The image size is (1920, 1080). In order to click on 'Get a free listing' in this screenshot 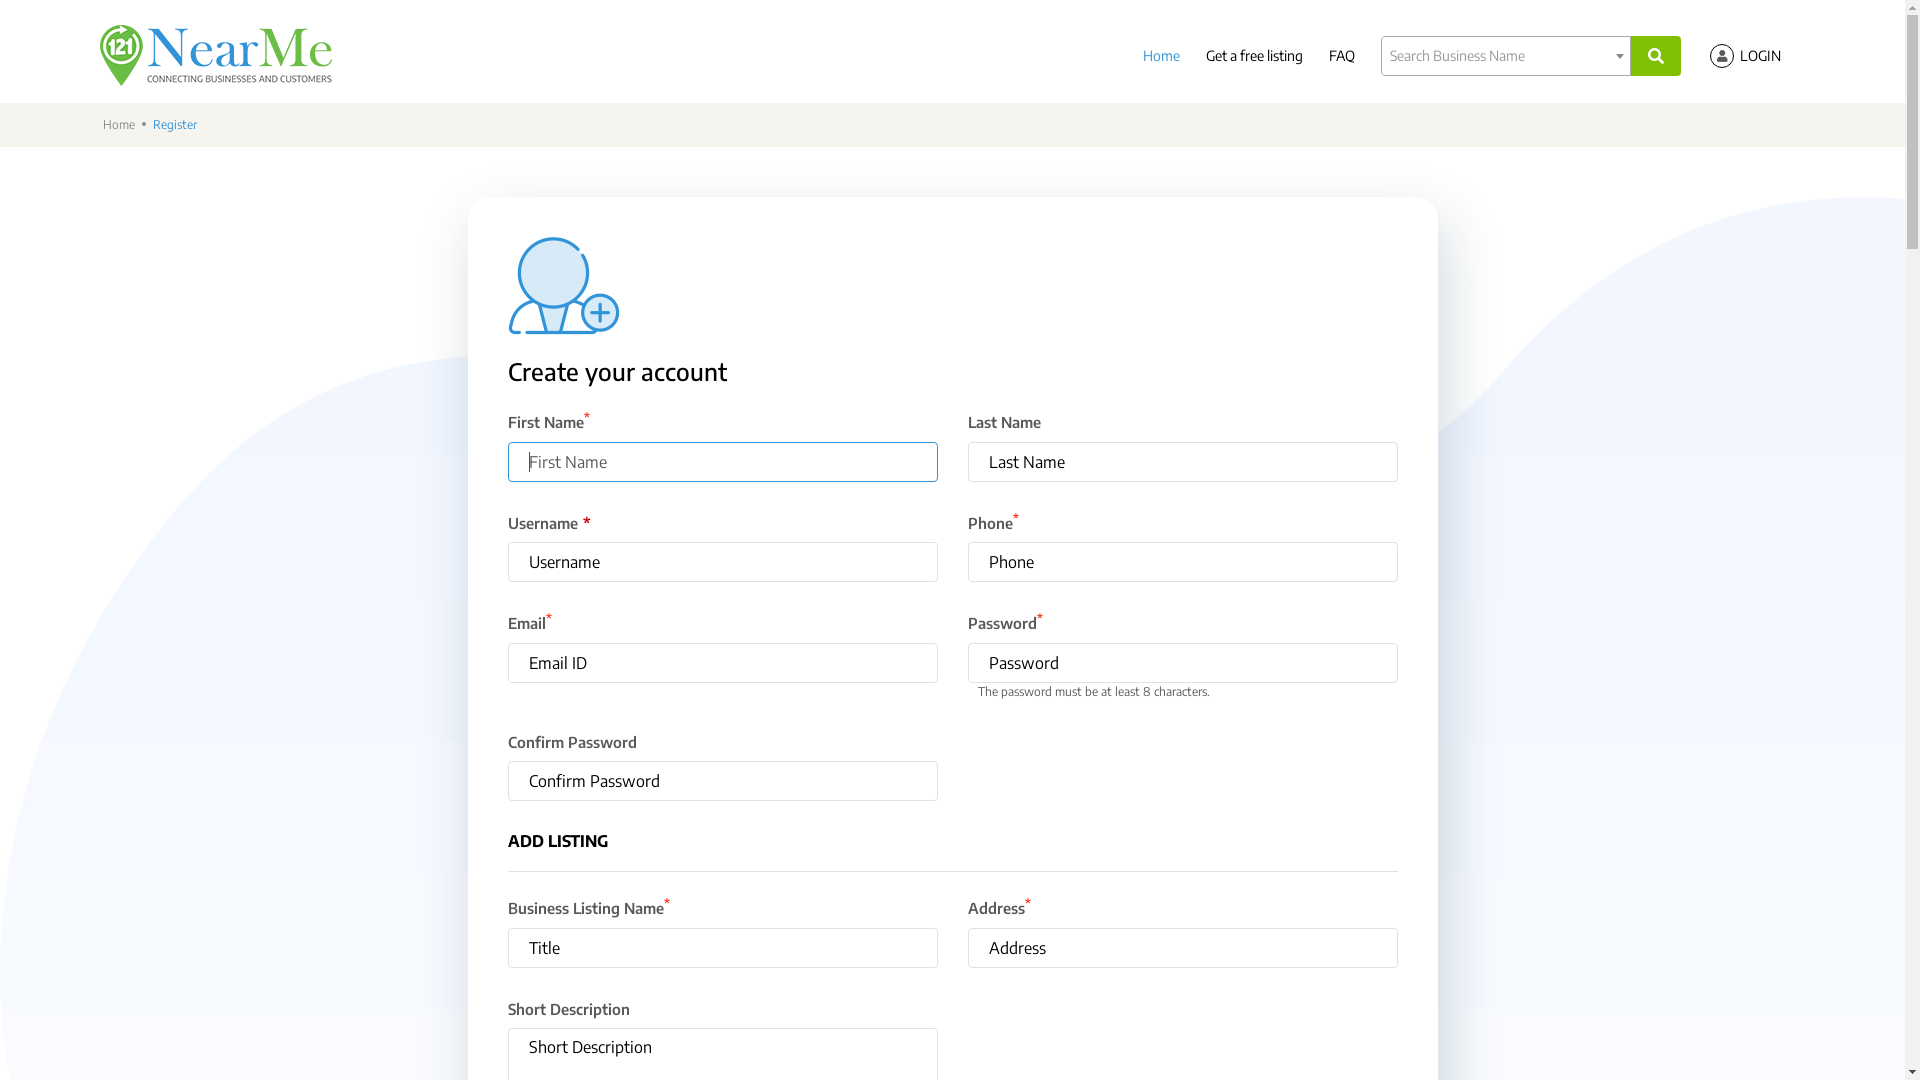, I will do `click(1204, 54)`.